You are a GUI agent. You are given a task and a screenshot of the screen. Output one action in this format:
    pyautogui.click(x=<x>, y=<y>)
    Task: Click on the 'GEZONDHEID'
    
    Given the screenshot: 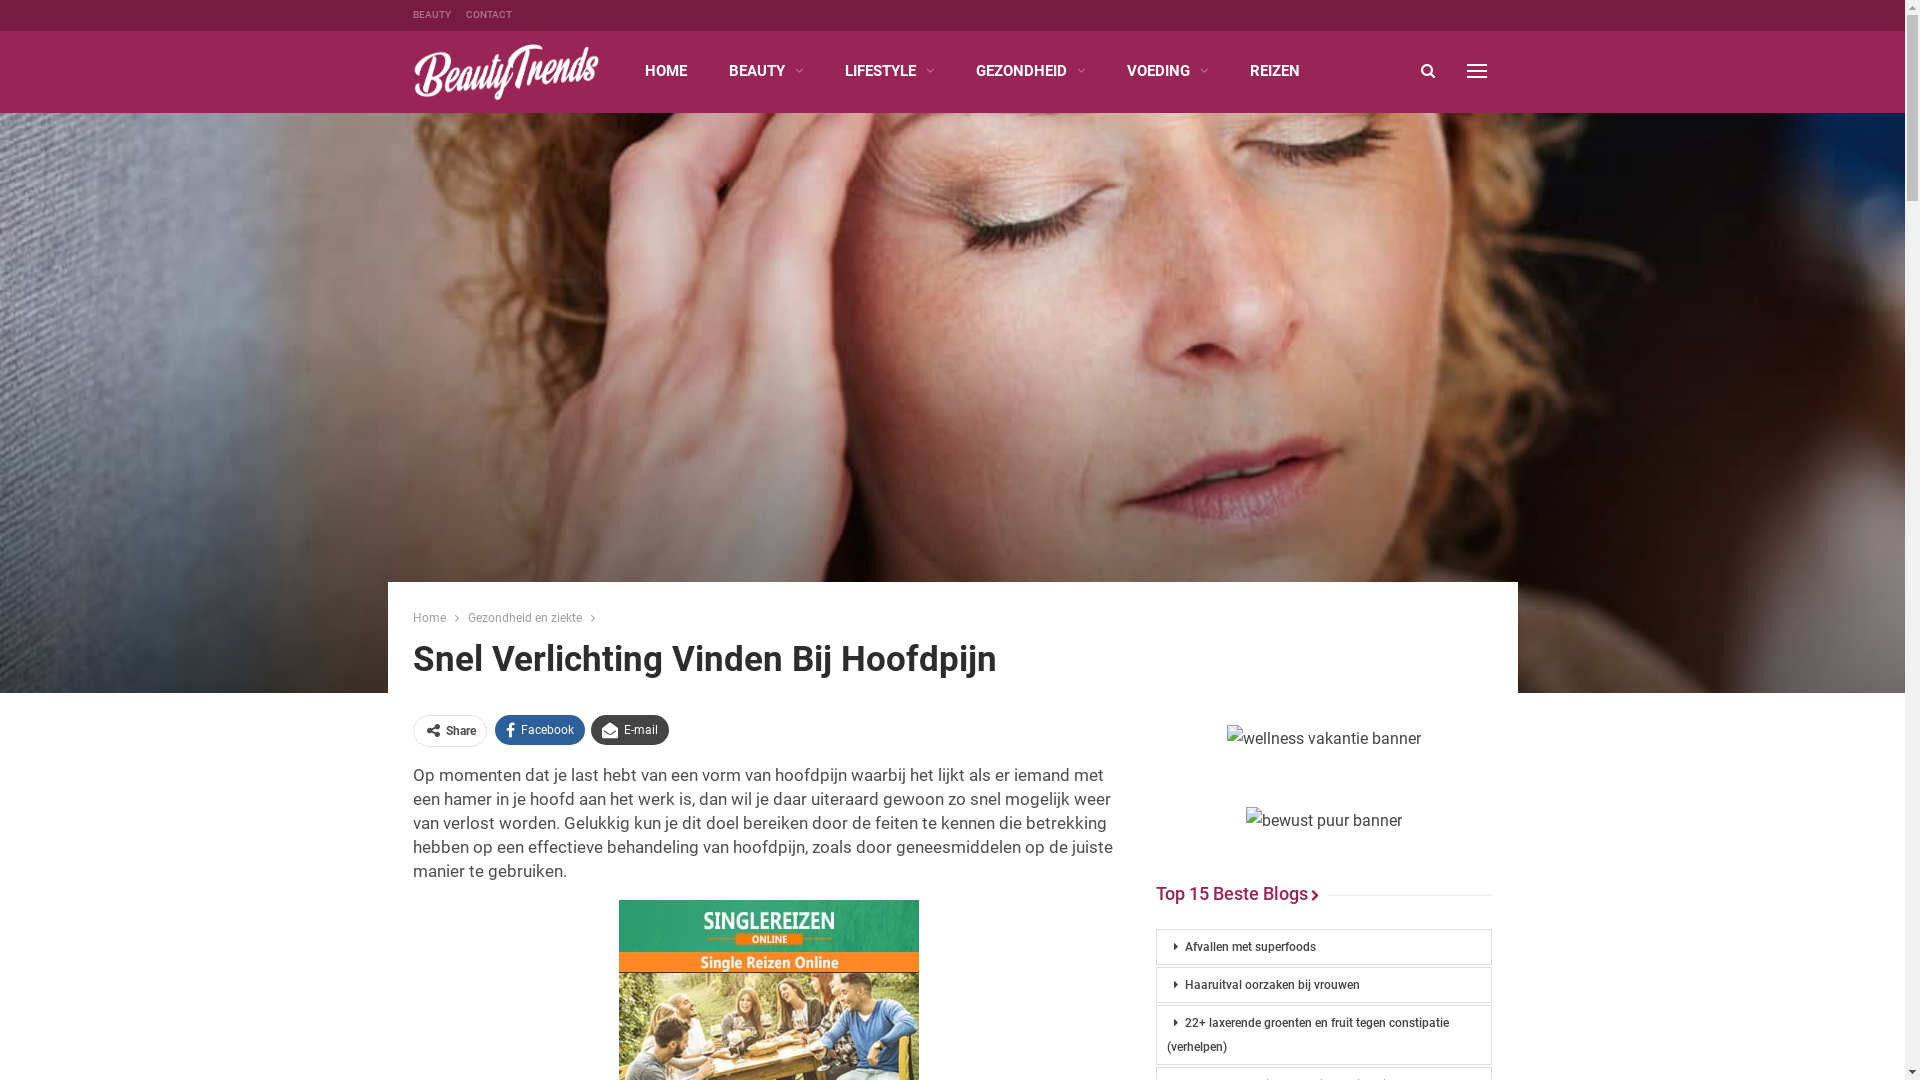 What is the action you would take?
    pyautogui.click(x=960, y=69)
    